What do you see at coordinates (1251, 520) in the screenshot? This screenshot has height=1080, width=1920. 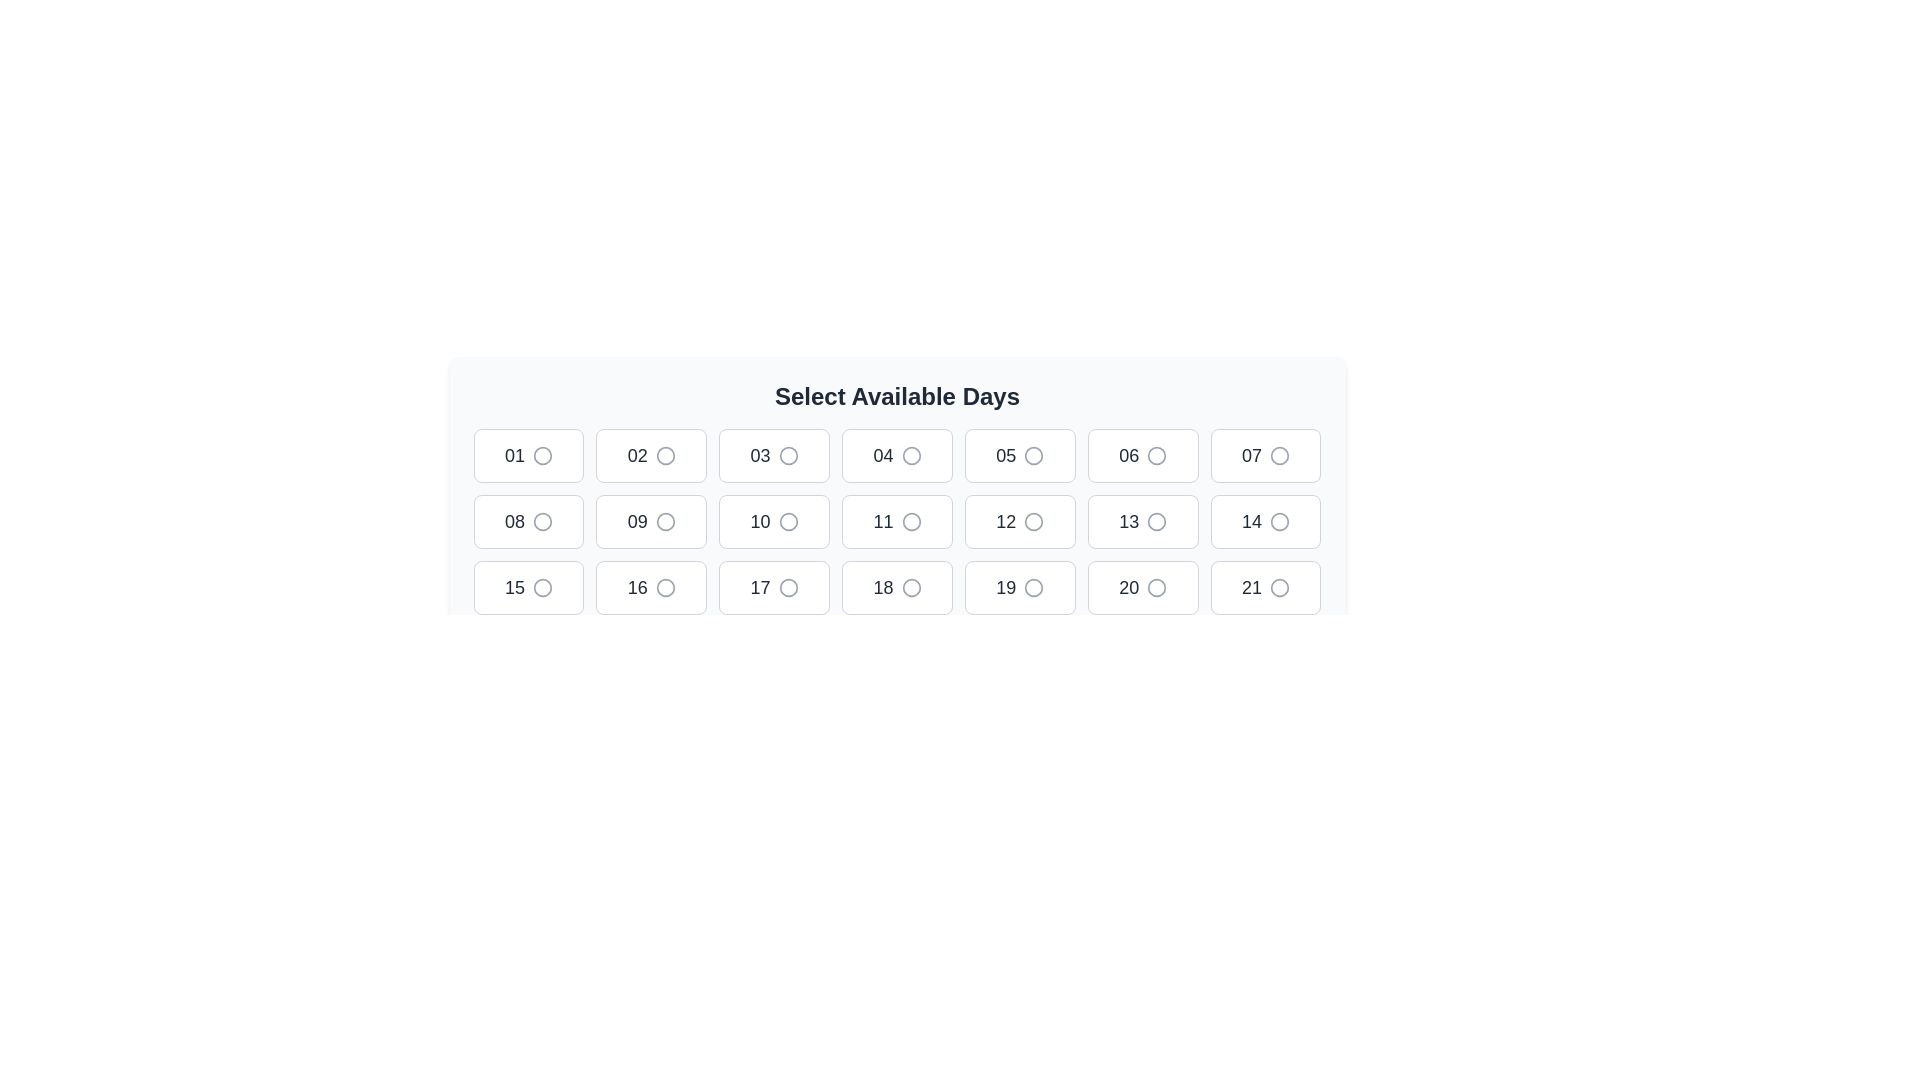 I see `number displayed in the numeric label showing '14', which is styled in bold black font and located in the second row, fourth column of the selection grid` at bounding box center [1251, 520].